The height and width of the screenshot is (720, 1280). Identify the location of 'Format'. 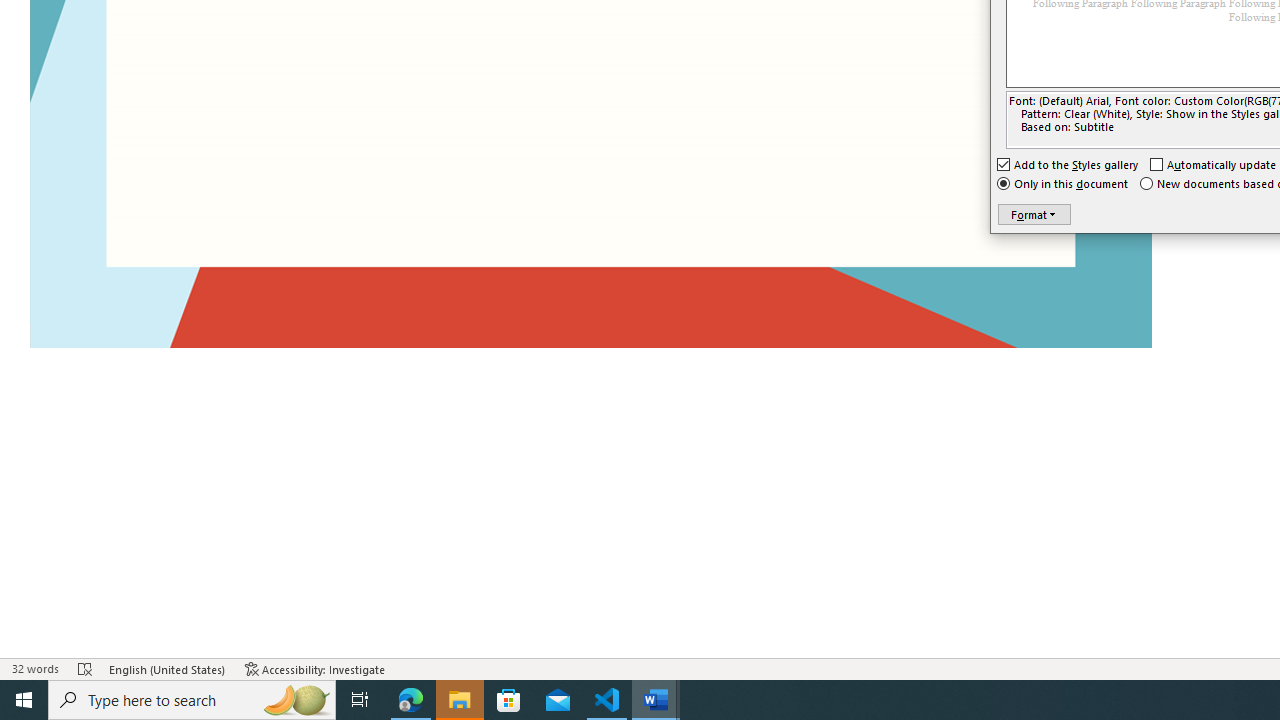
(1034, 214).